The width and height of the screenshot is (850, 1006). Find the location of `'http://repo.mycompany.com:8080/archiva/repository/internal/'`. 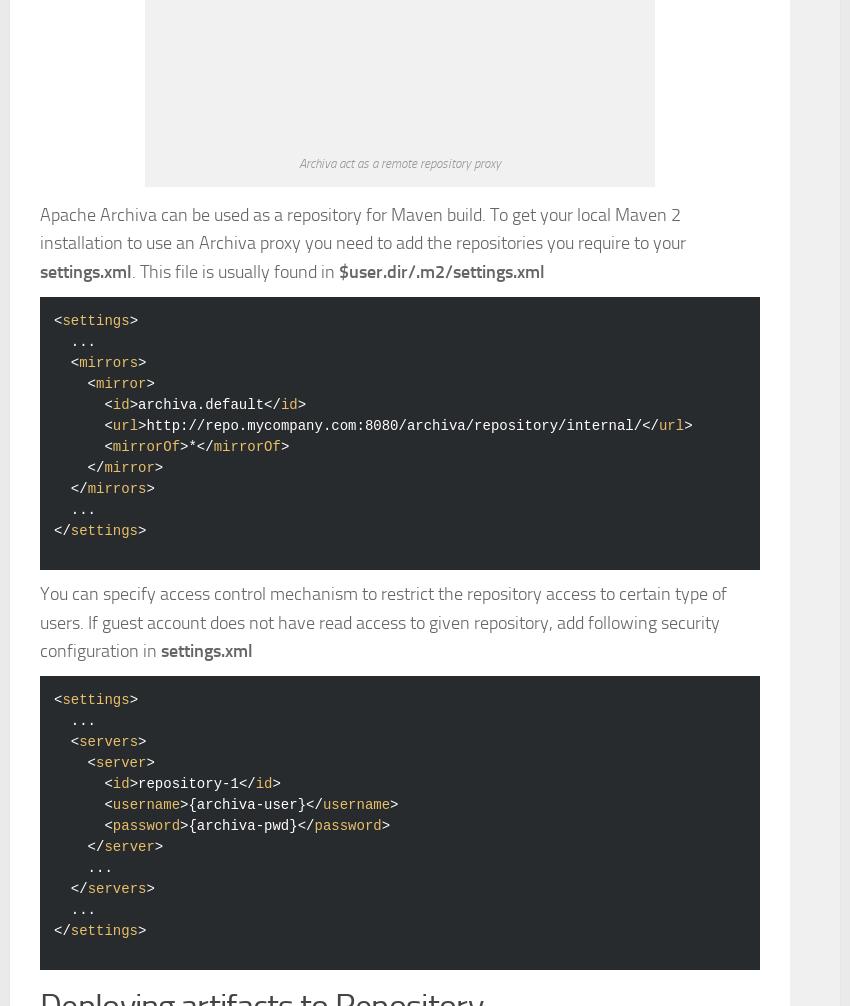

'http://repo.mycompany.com:8080/archiva/repository/internal/' is located at coordinates (393, 705).